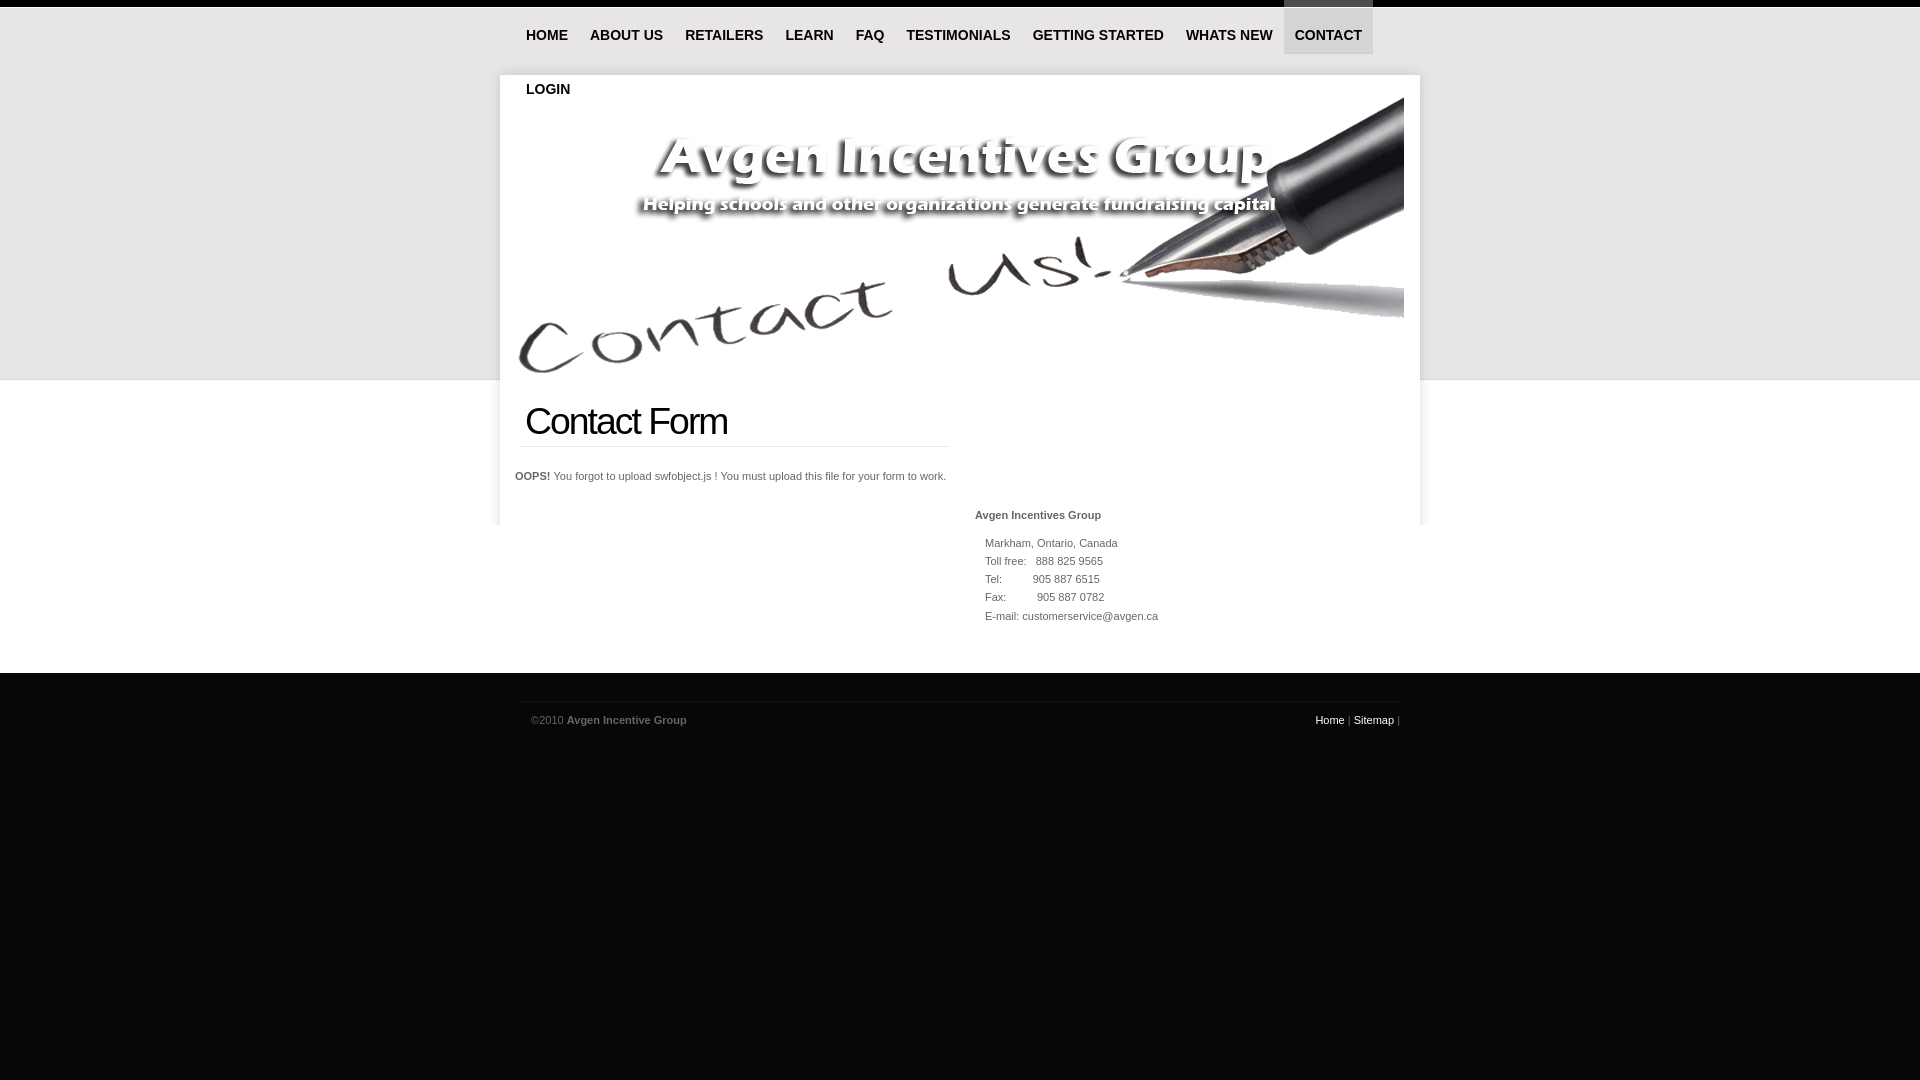  What do you see at coordinates (844, 26) in the screenshot?
I see `'FAQ'` at bounding box center [844, 26].